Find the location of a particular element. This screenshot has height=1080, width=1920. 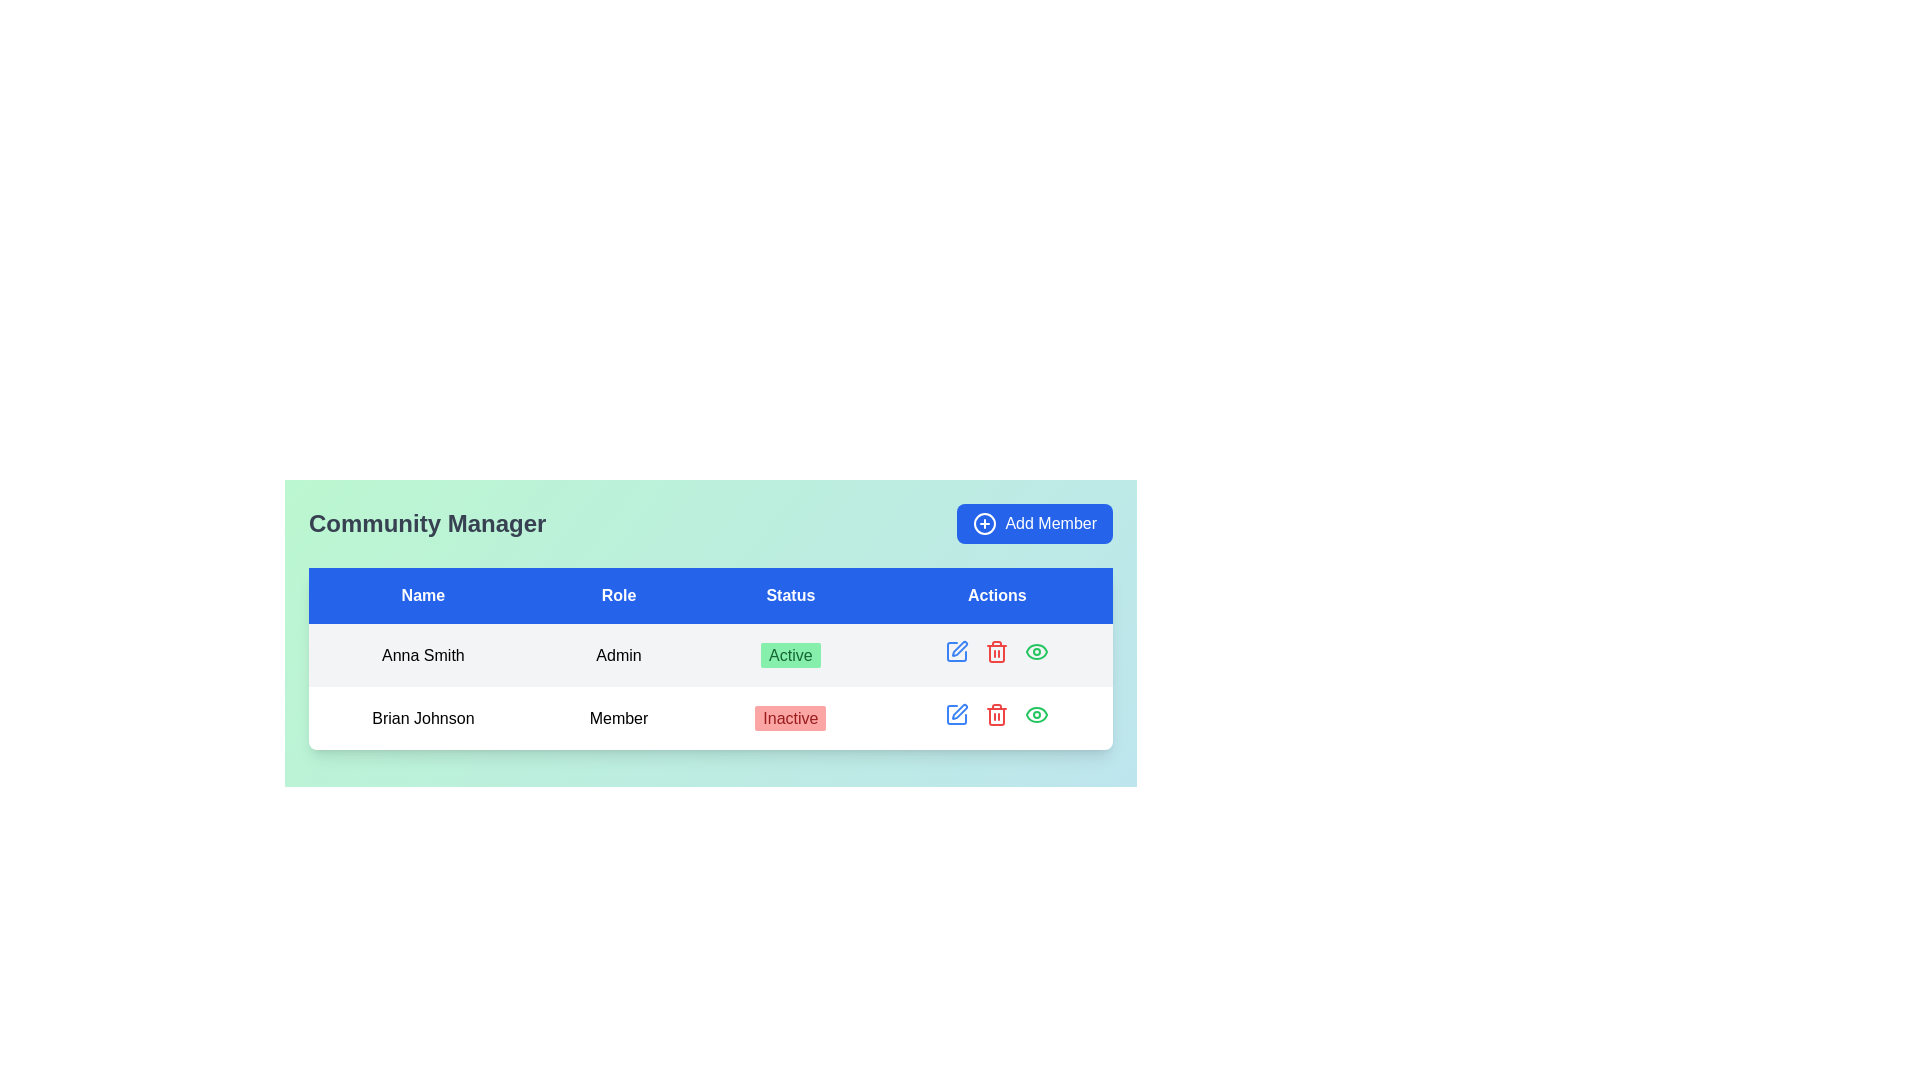

the header text reading 'Community Manager', which is prominently displayed in bold, large dark gray font at the top-left of the header section, above the user details table is located at coordinates (426, 523).